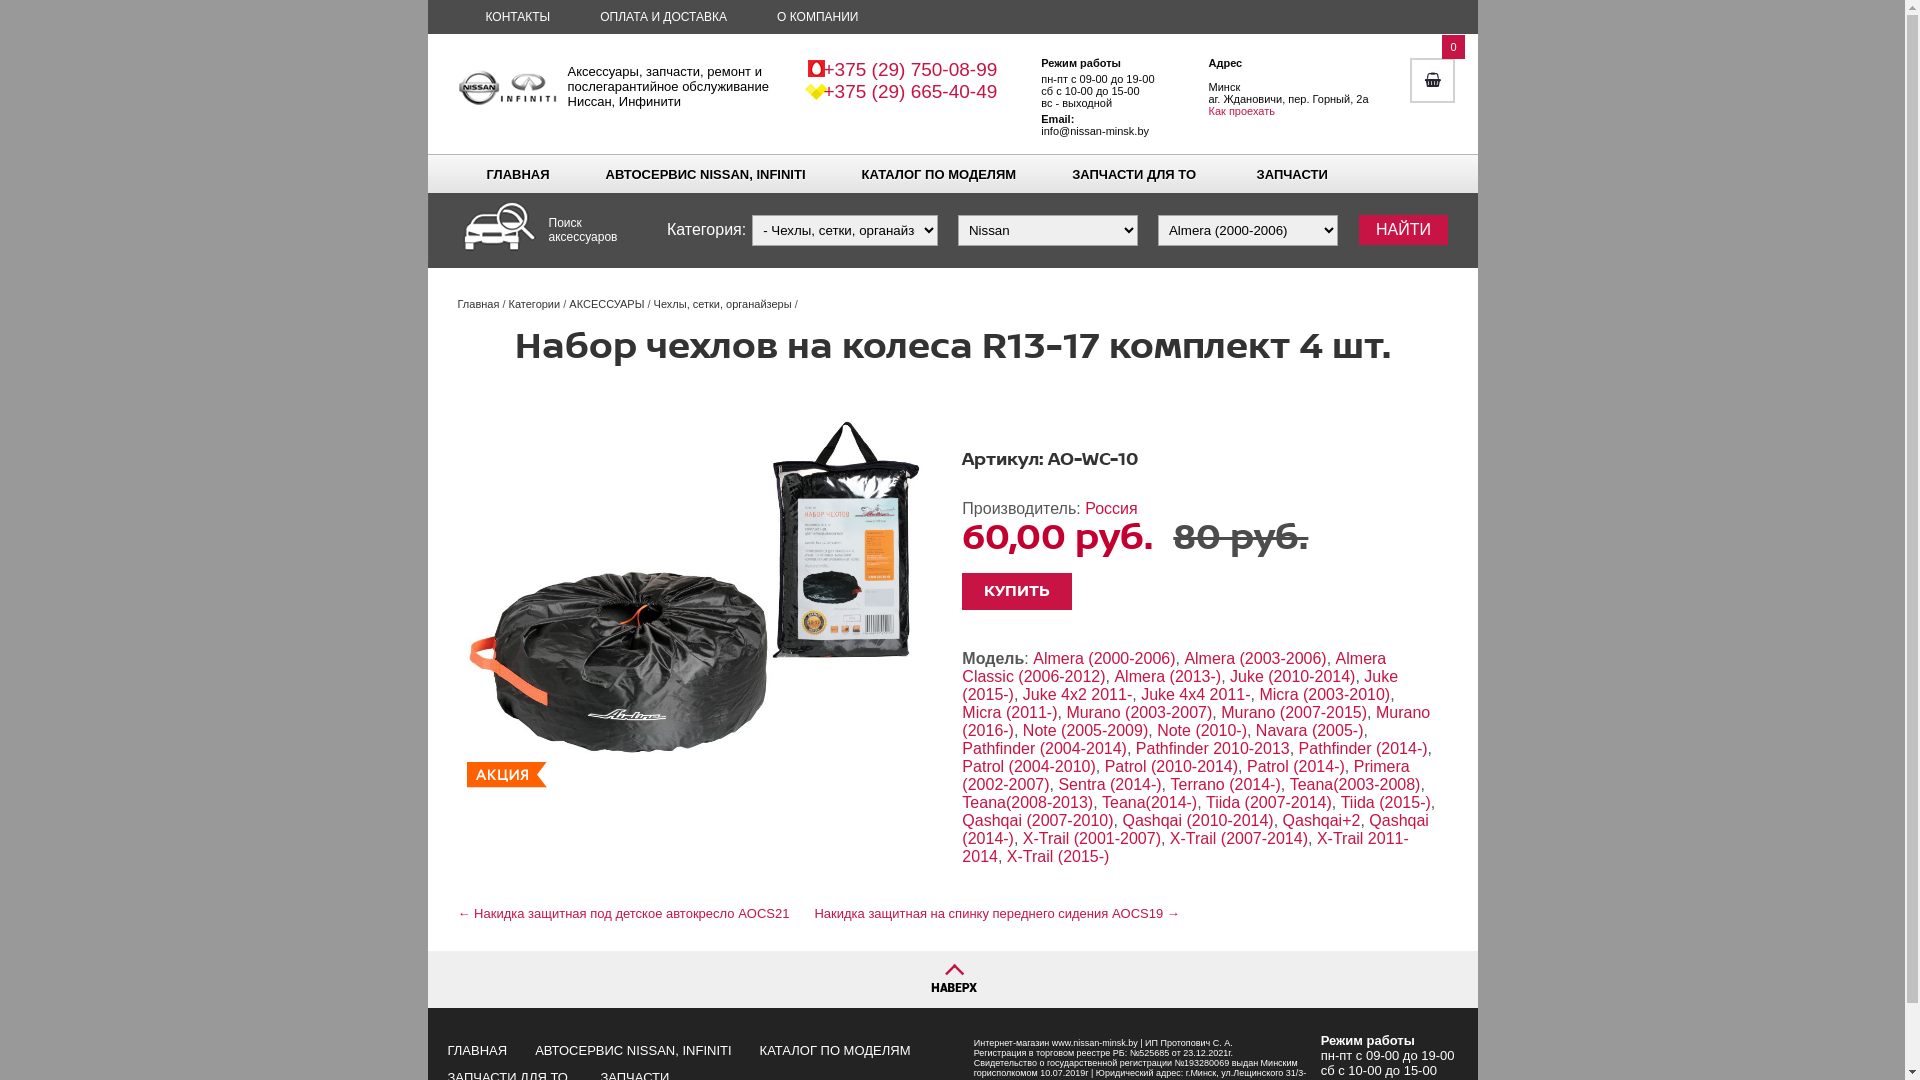  Describe the element at coordinates (1431, 52) in the screenshot. I see `'0'` at that location.